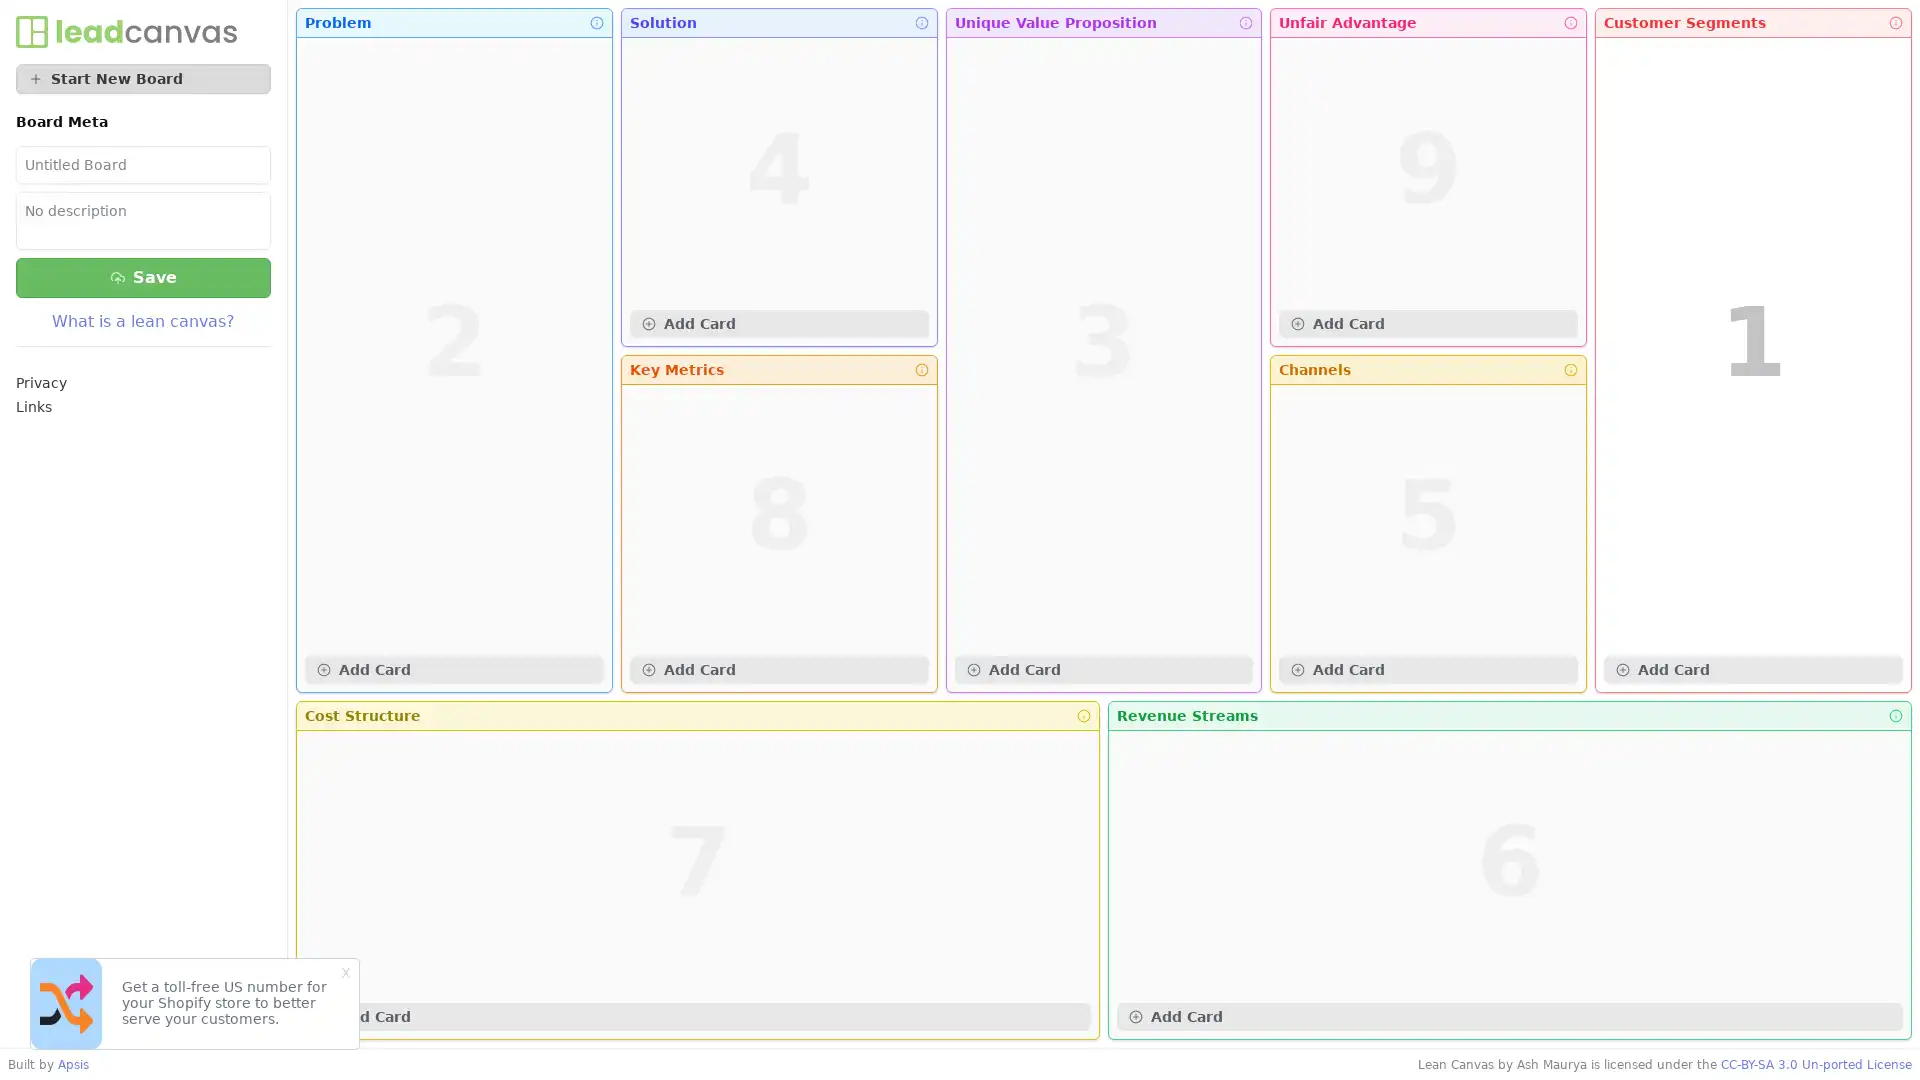 The image size is (1920, 1080). Describe the element at coordinates (1427, 322) in the screenshot. I see `Add Card` at that location.